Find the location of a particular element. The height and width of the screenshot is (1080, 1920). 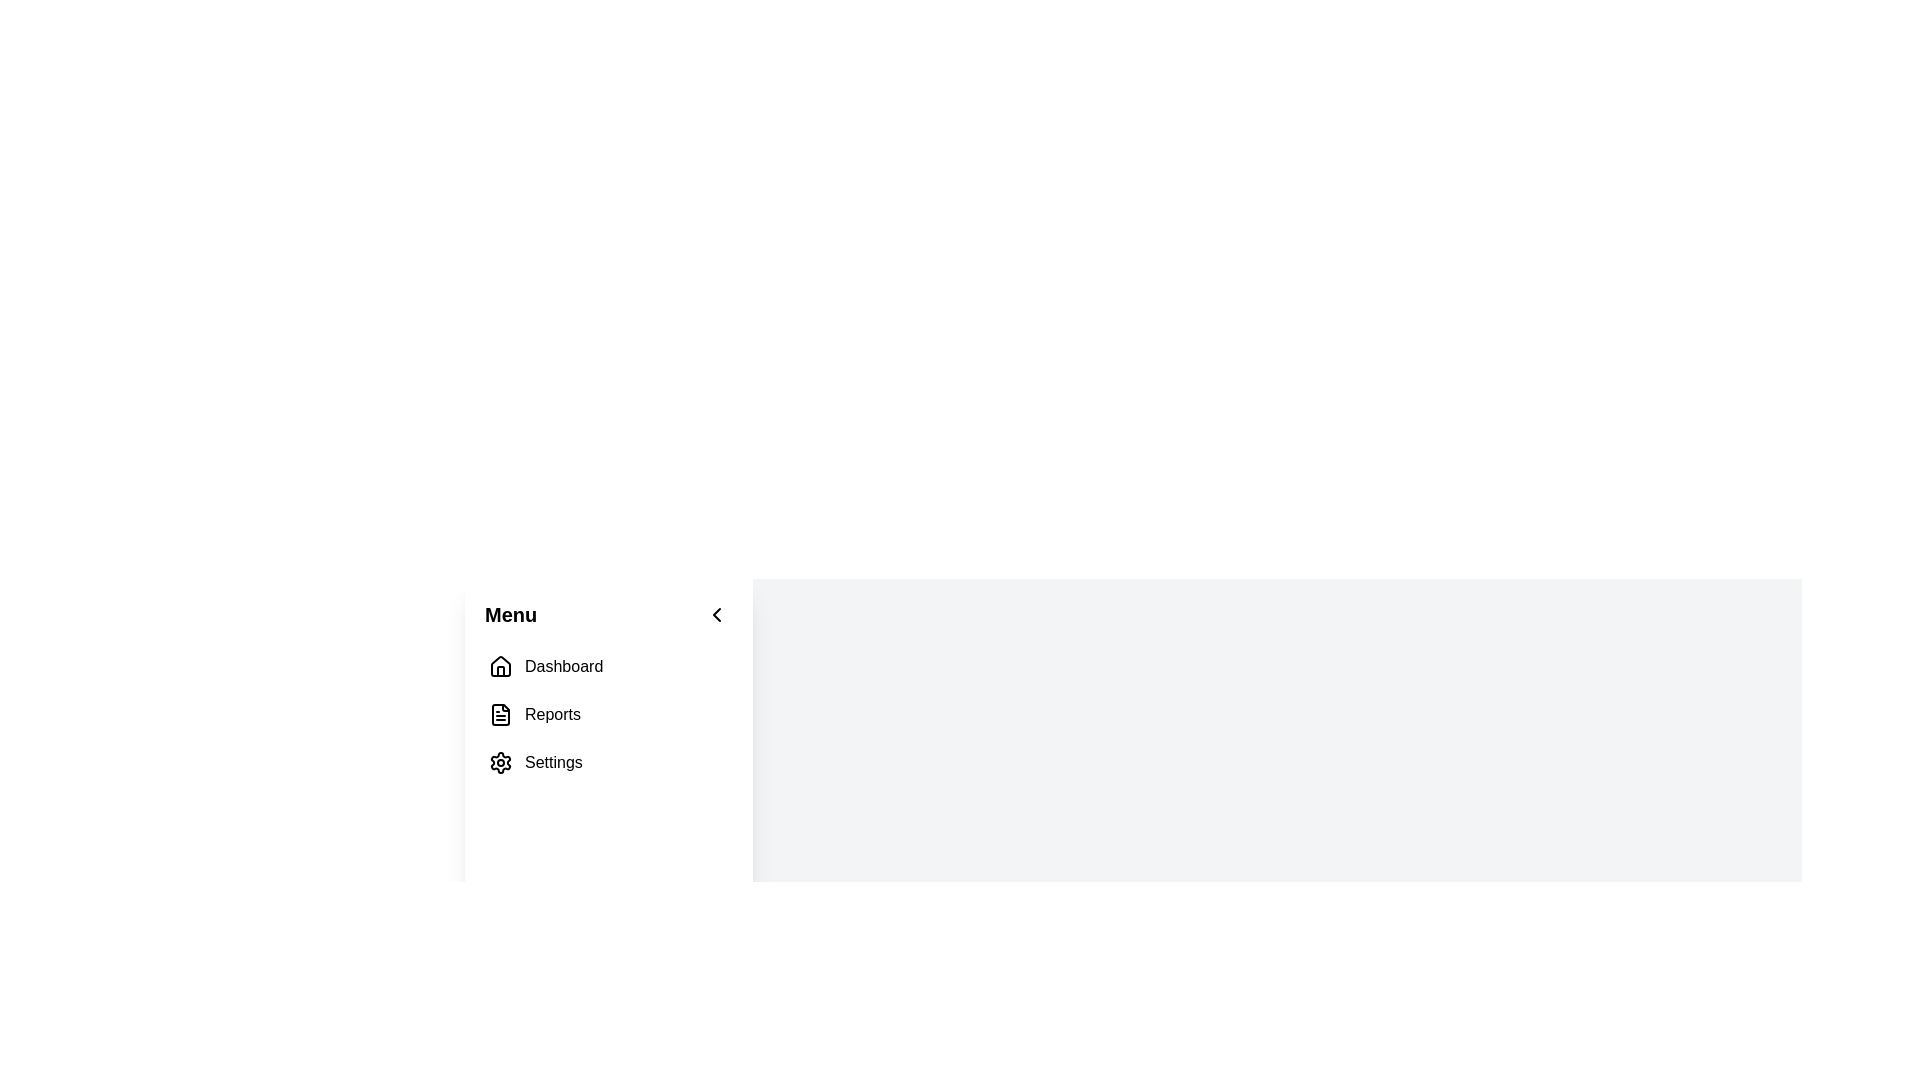

the bold text labeled 'Menu' at the top-left of the vertical navigation menu is located at coordinates (511, 613).